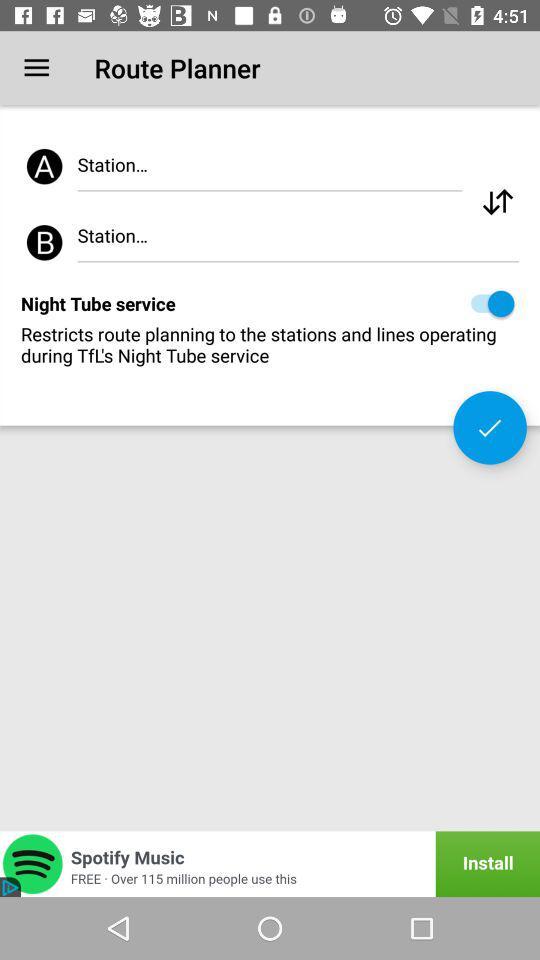 The image size is (540, 960). What do you see at coordinates (489, 427) in the screenshot?
I see `the check icon` at bounding box center [489, 427].